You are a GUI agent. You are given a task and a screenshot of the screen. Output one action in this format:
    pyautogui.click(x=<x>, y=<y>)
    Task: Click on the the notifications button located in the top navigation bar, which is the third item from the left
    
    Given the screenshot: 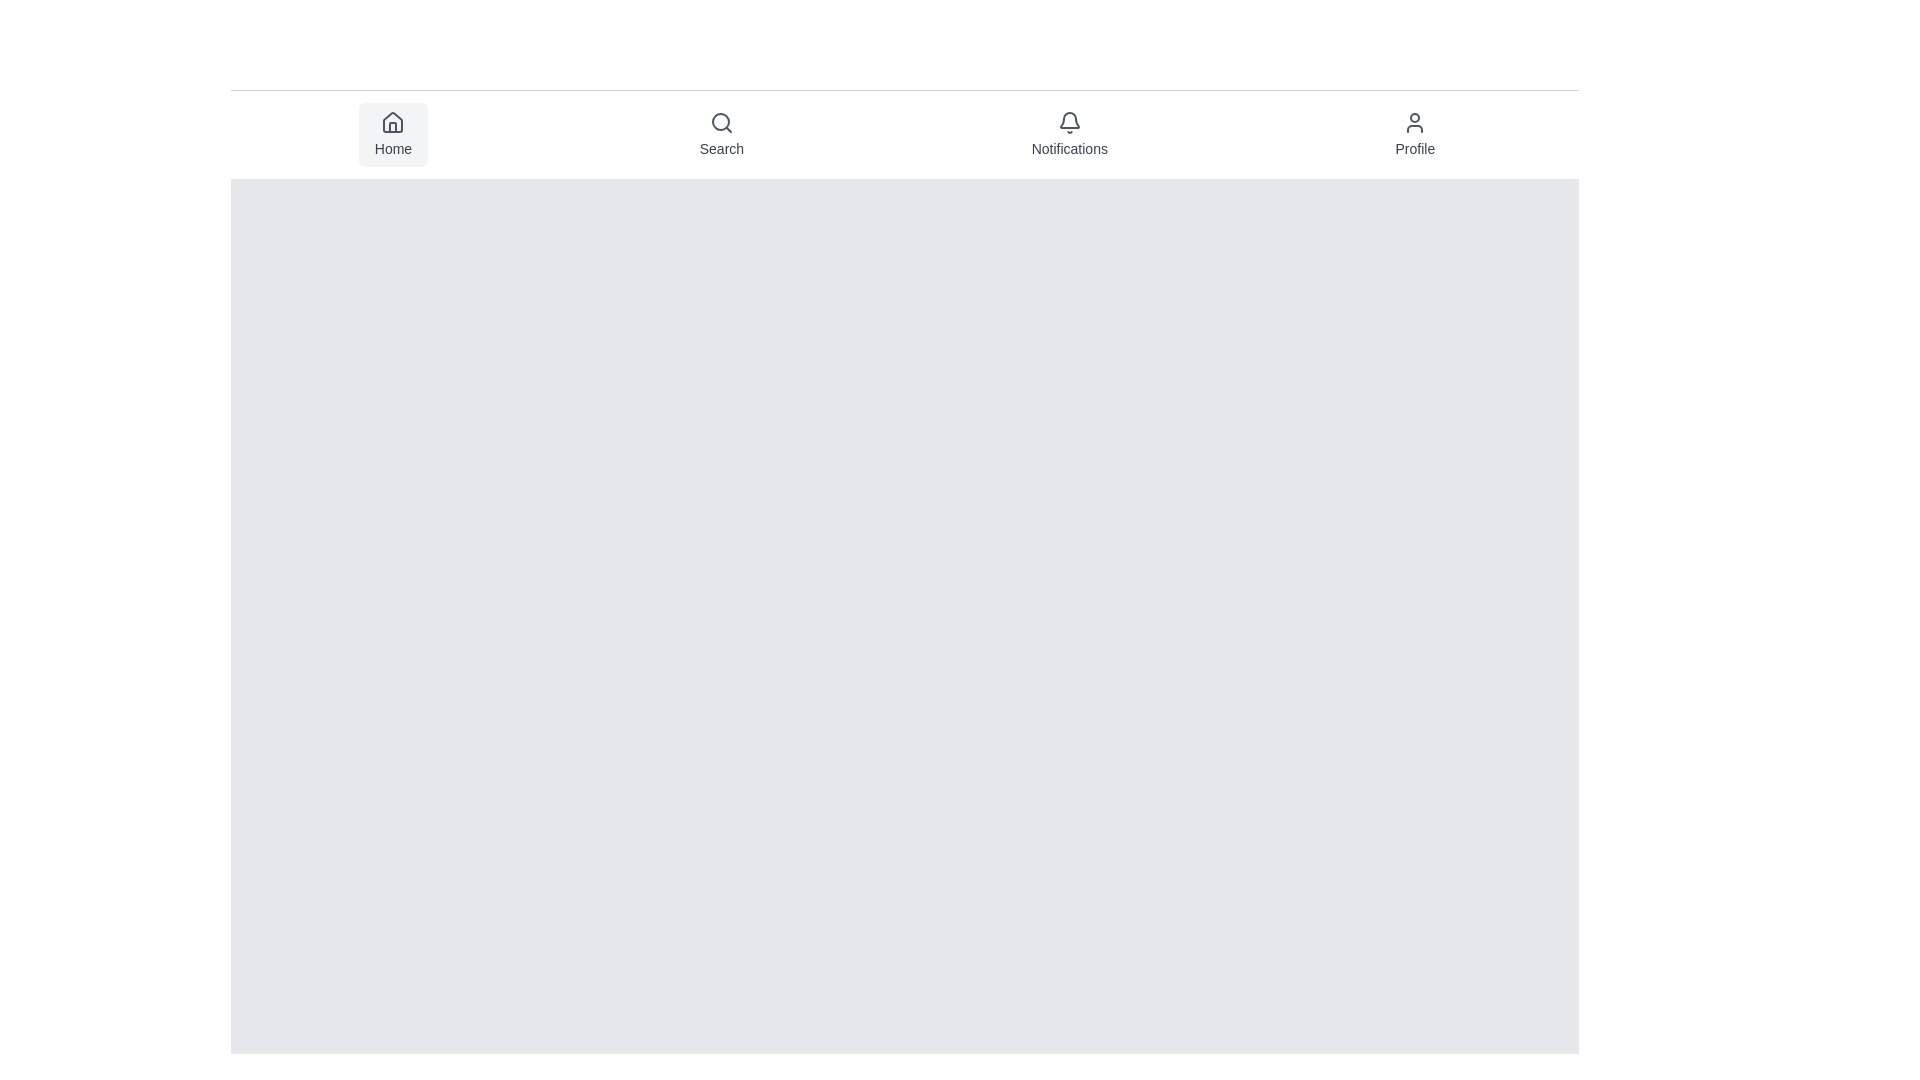 What is the action you would take?
    pyautogui.click(x=1068, y=135)
    